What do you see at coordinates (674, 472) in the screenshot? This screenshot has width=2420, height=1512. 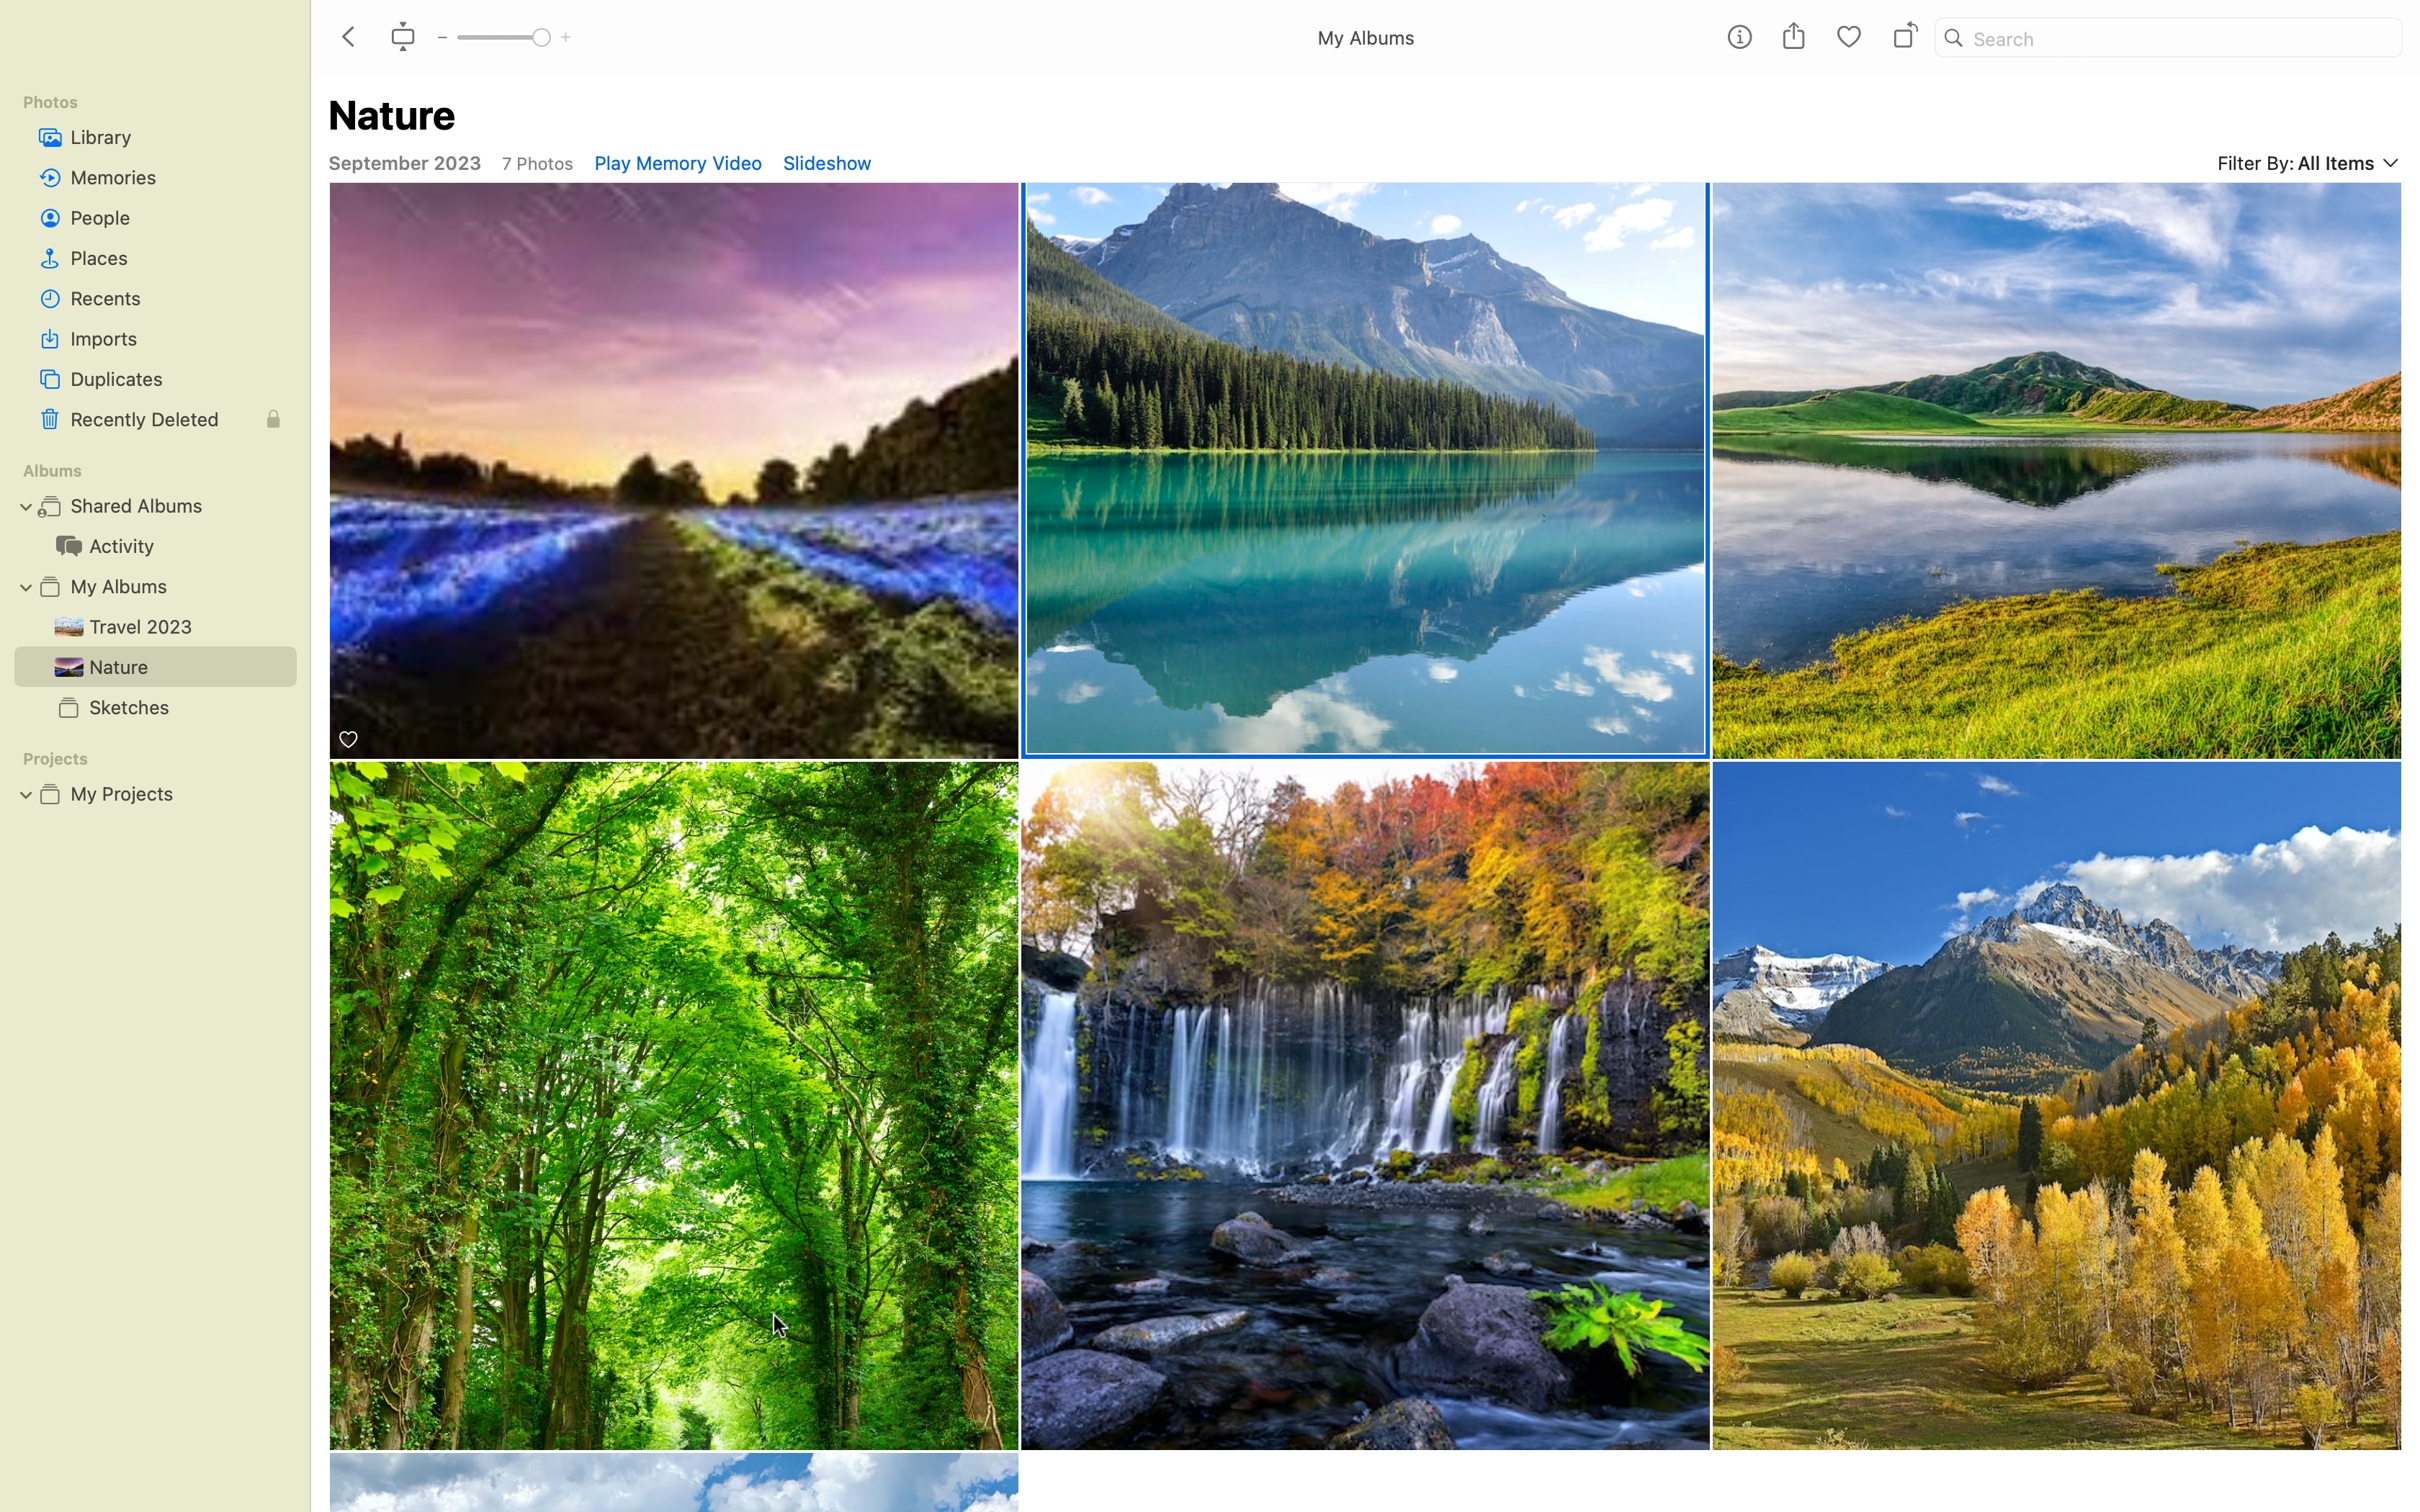 I see `Perform double-click action on the bioluminescence image` at bounding box center [674, 472].